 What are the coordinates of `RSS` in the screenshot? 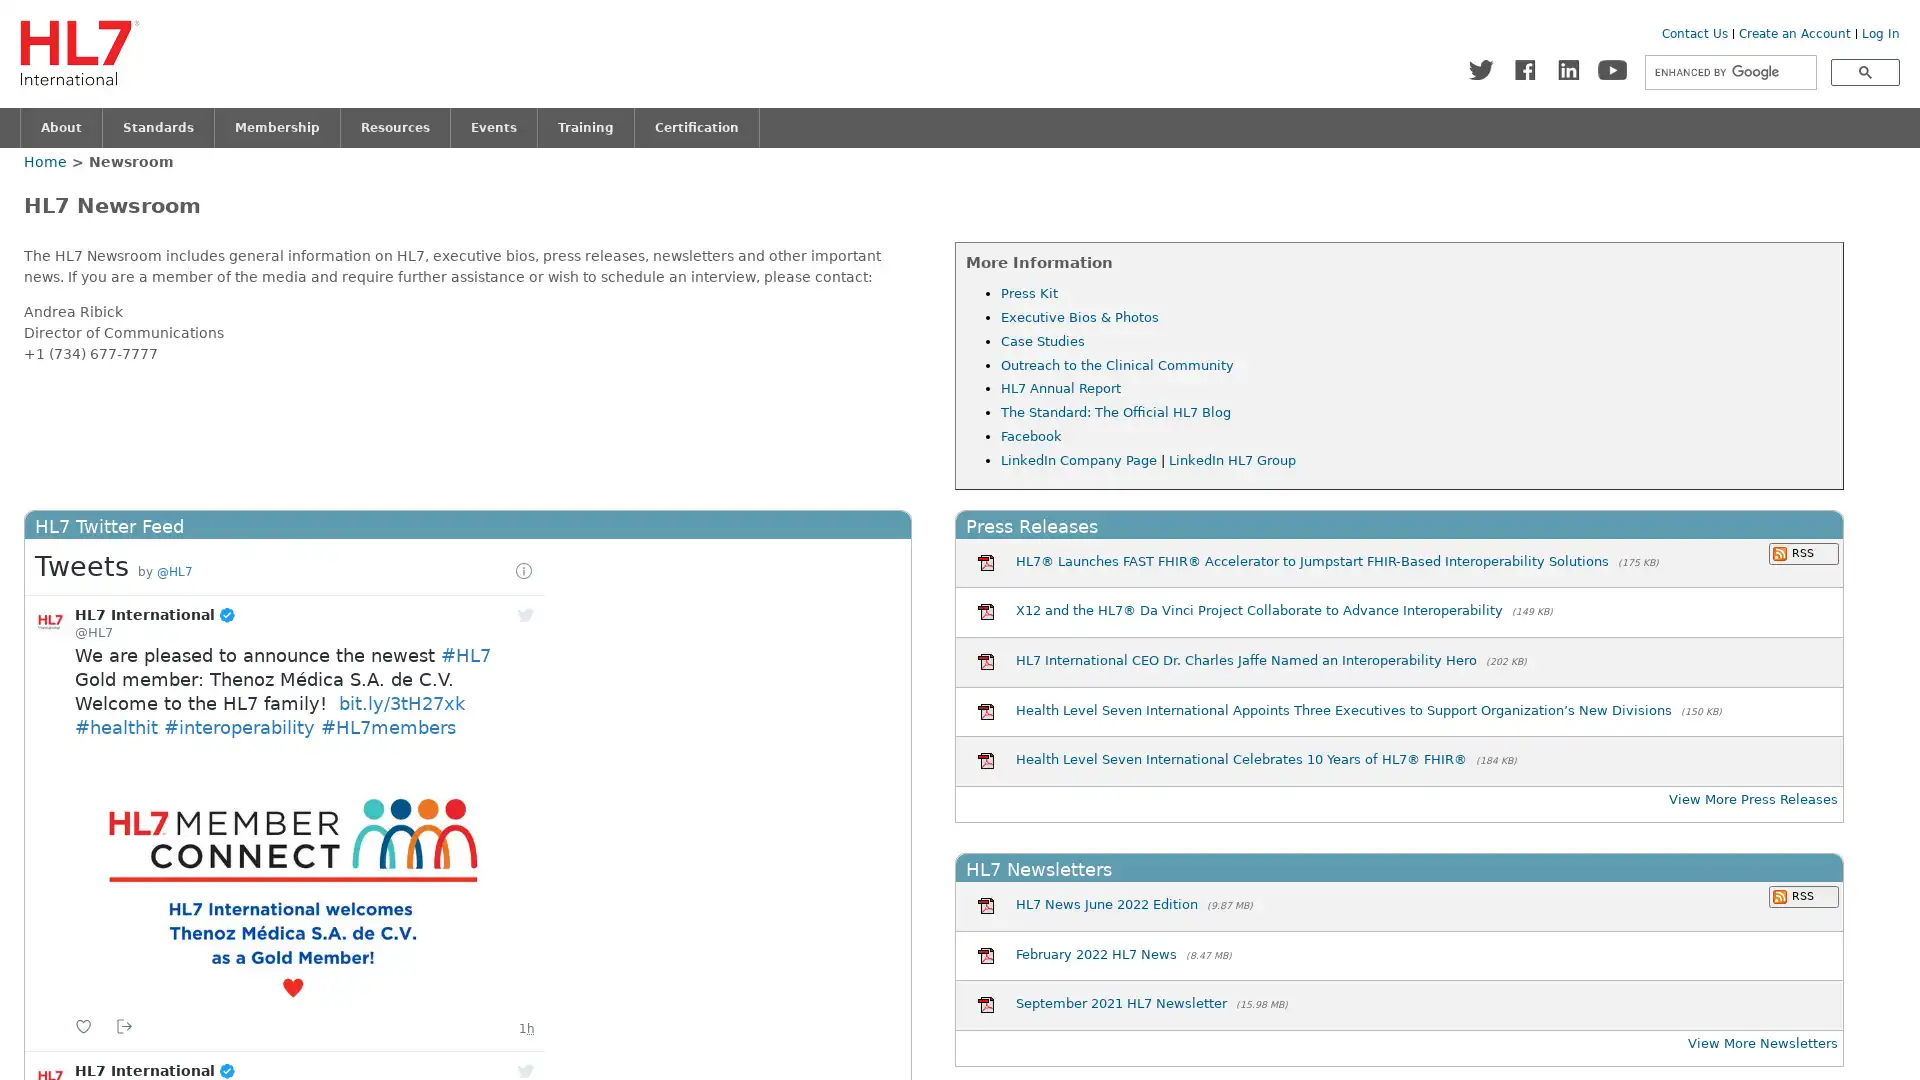 It's located at (1803, 552).